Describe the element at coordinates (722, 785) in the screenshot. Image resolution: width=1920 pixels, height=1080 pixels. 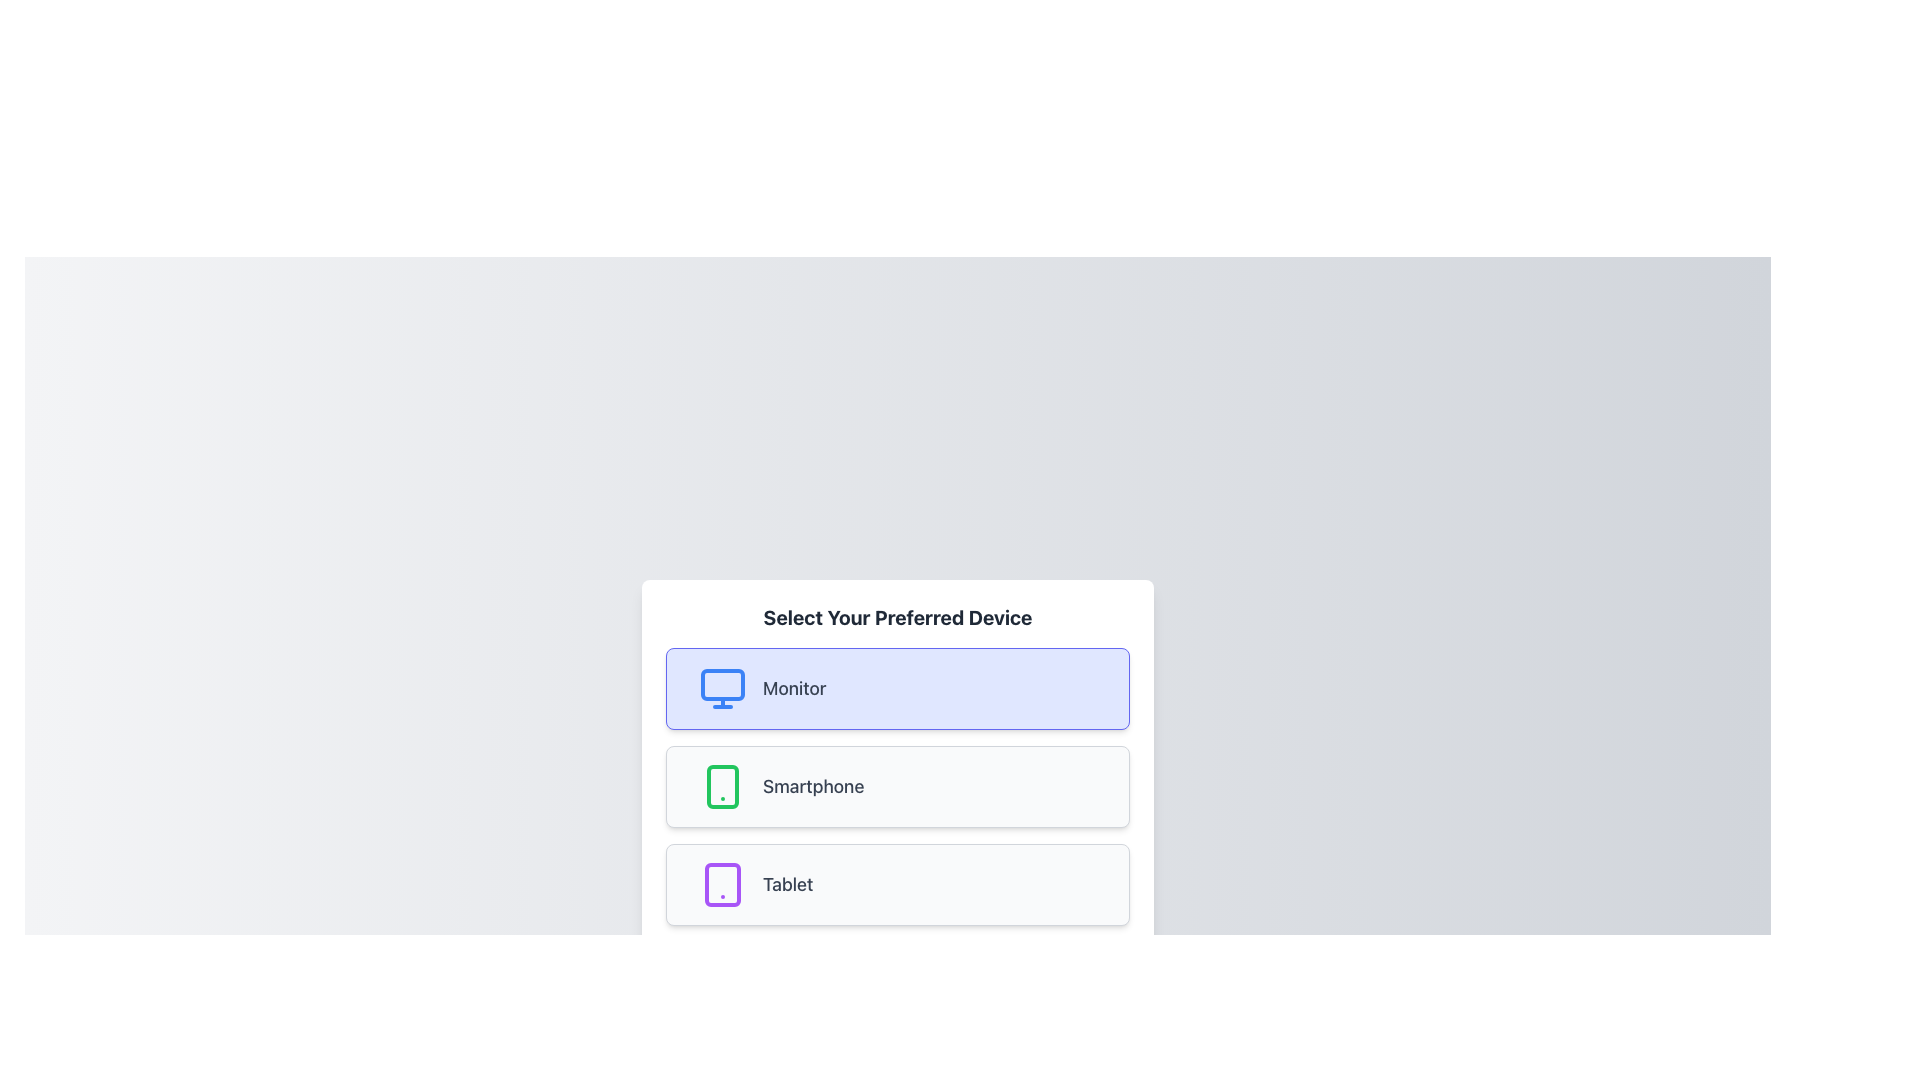
I see `the outlined green smartphone icon located within the rounded rectangular 'Smartphone' button, positioned to the left of the text 'Smartphone'` at that location.